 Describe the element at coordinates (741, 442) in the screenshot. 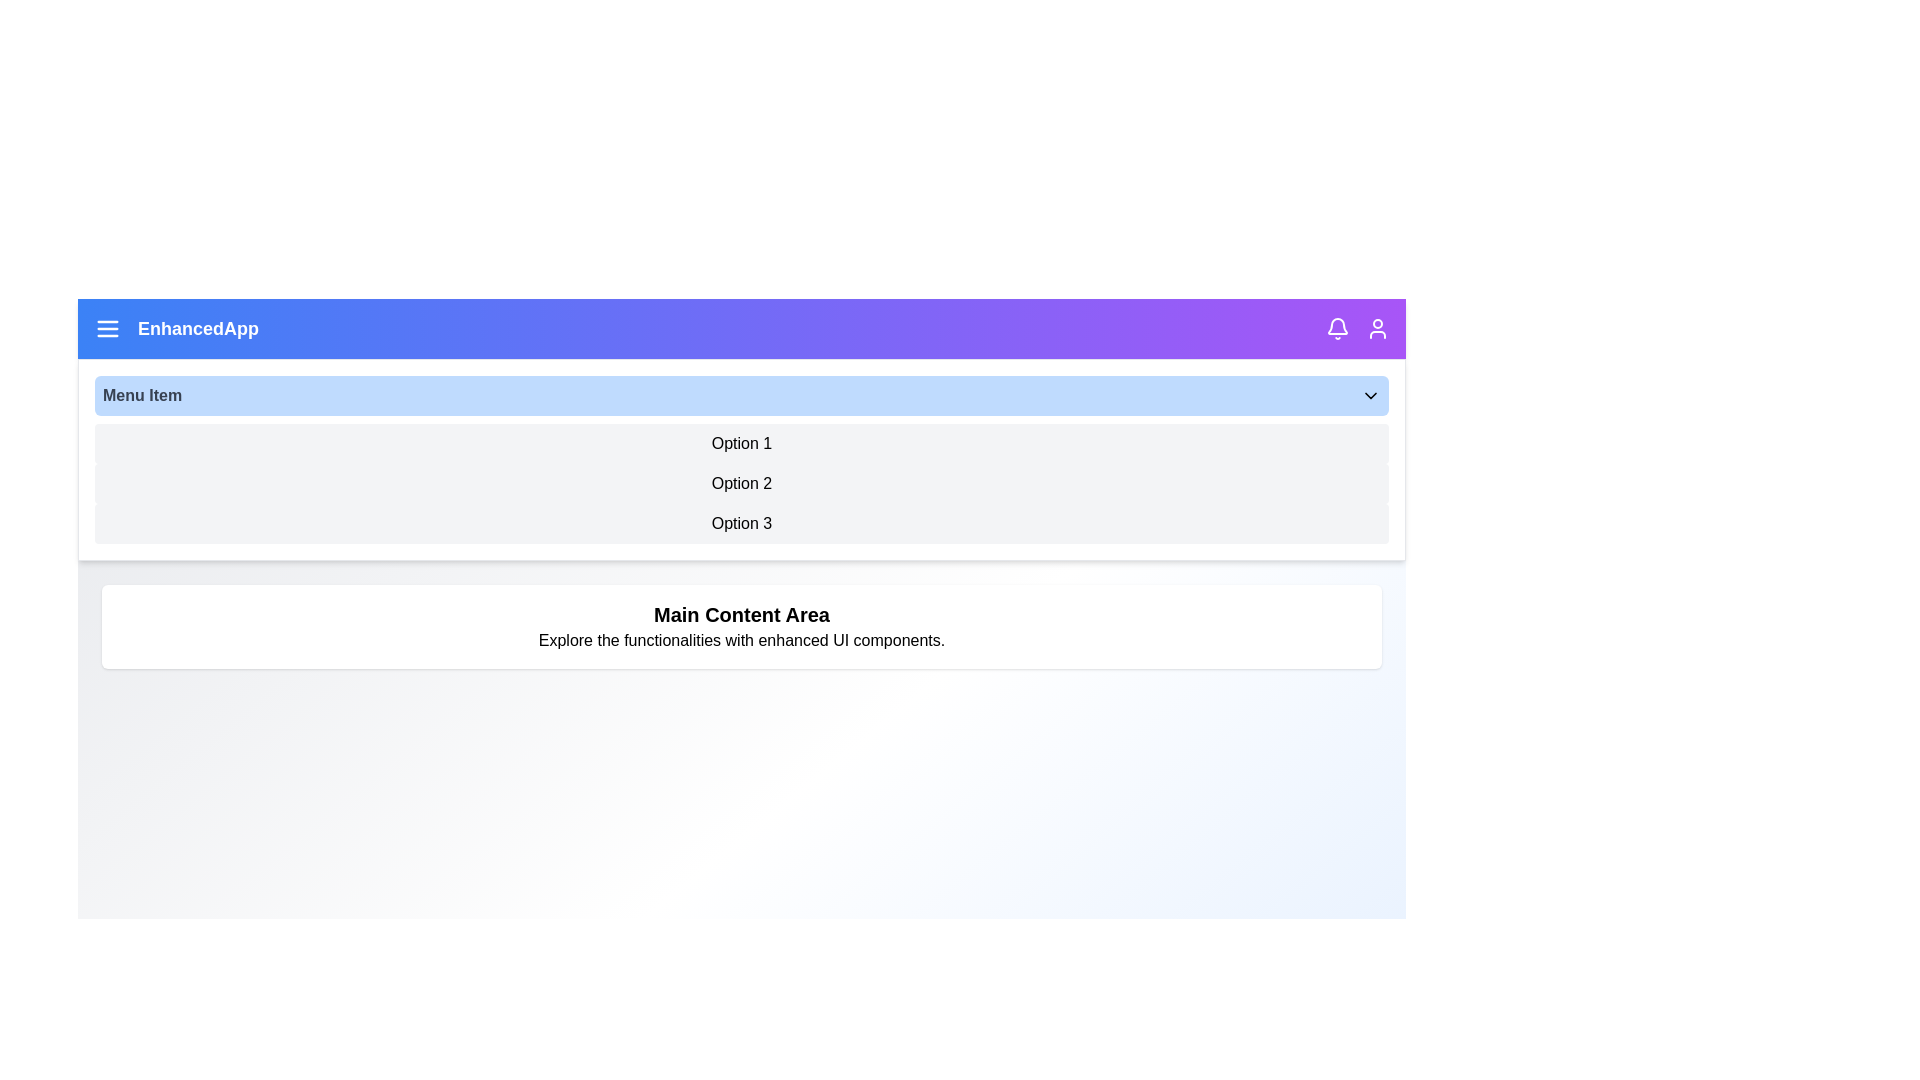

I see `the dropdown option Option 1` at that location.